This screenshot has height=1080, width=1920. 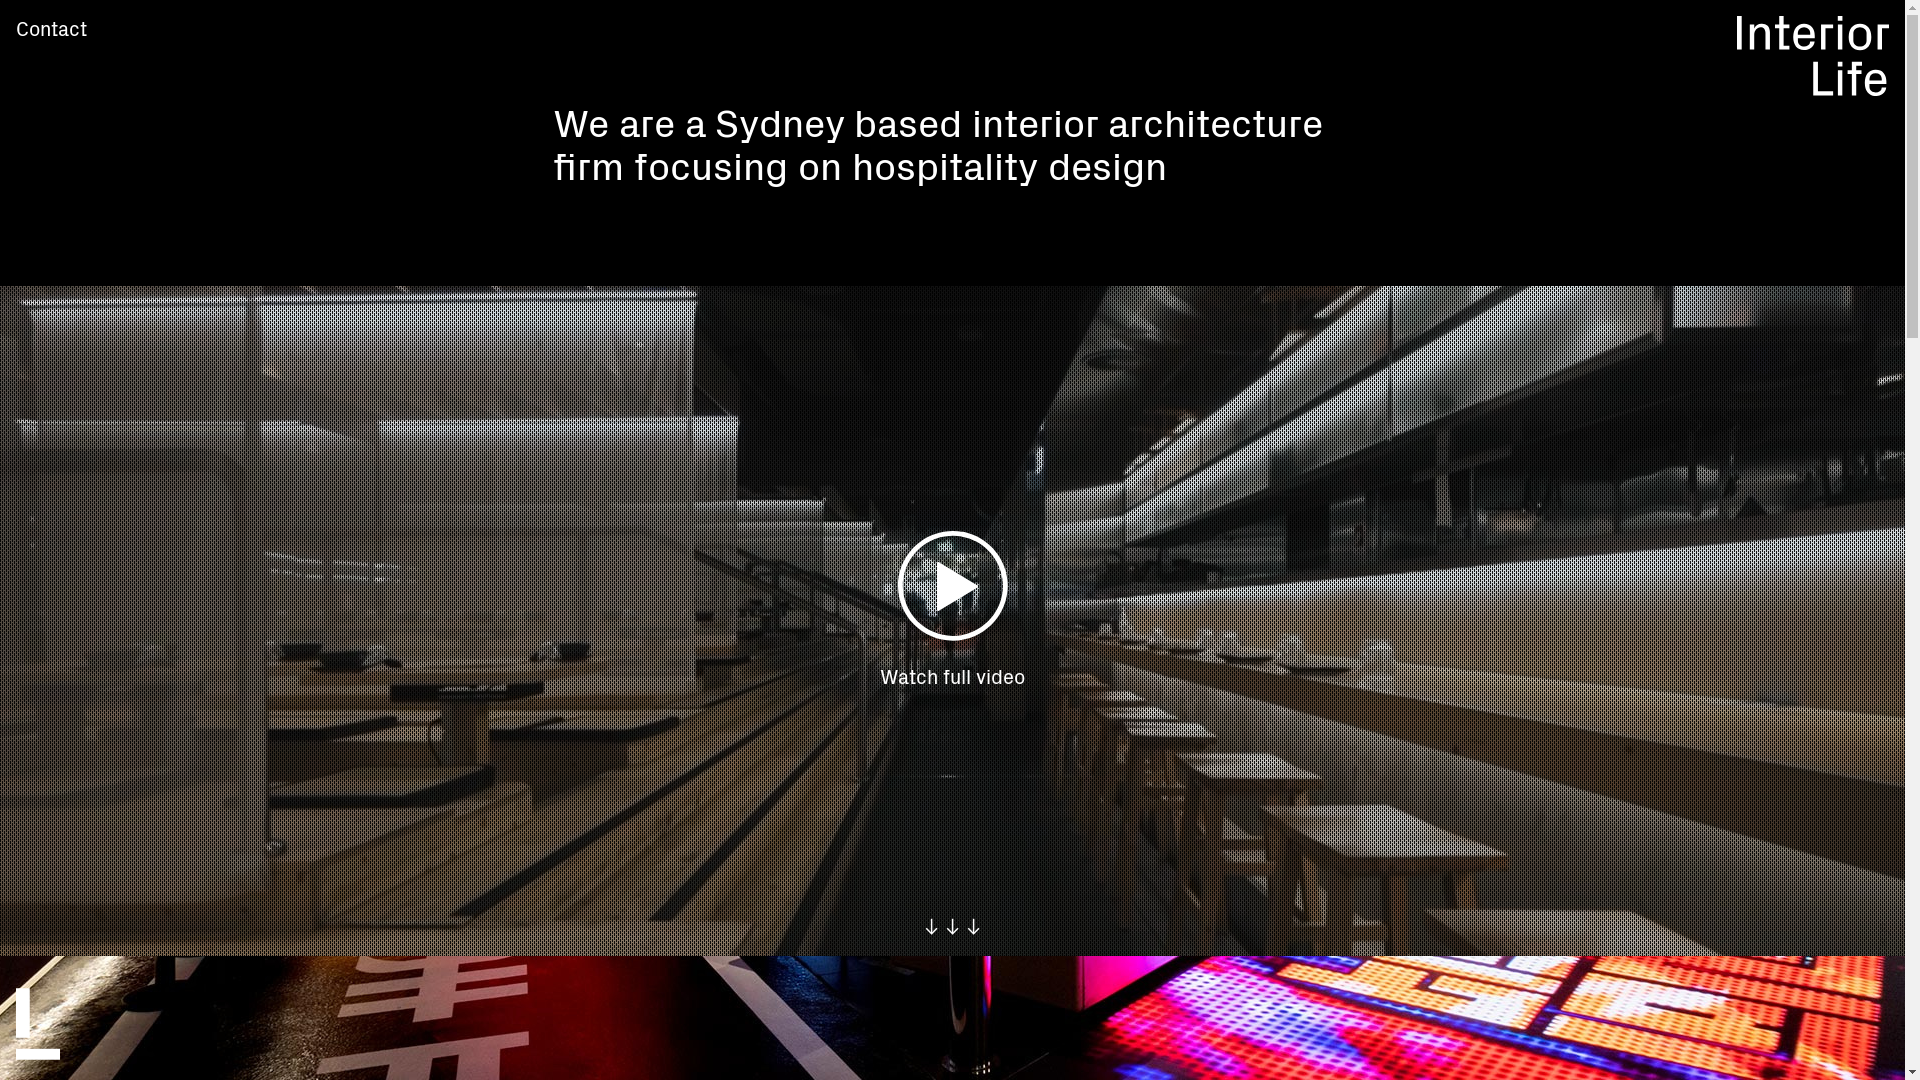 I want to click on 'Contact', so click(x=51, y=28).